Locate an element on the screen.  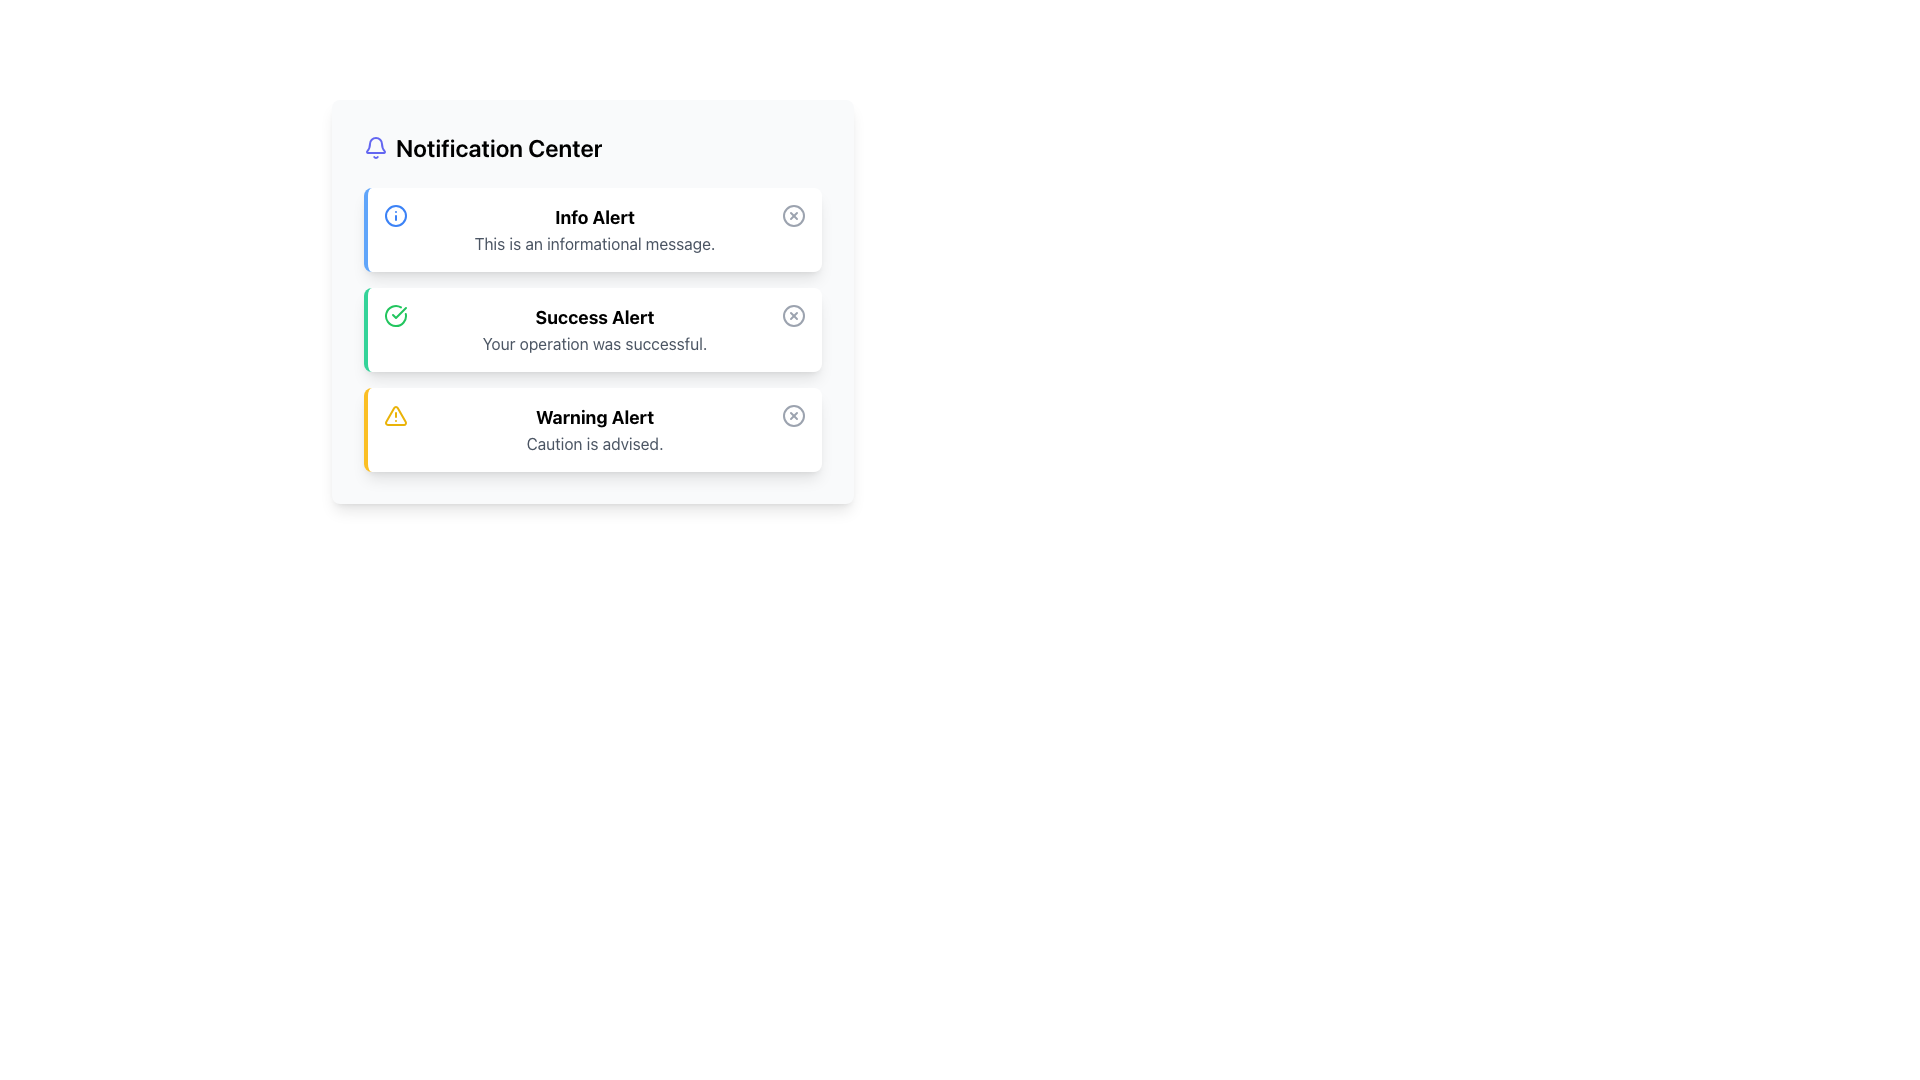
text label that serves as the title for the notification panel, positioned to the right of the bell icon at the top of the panel is located at coordinates (499, 146).